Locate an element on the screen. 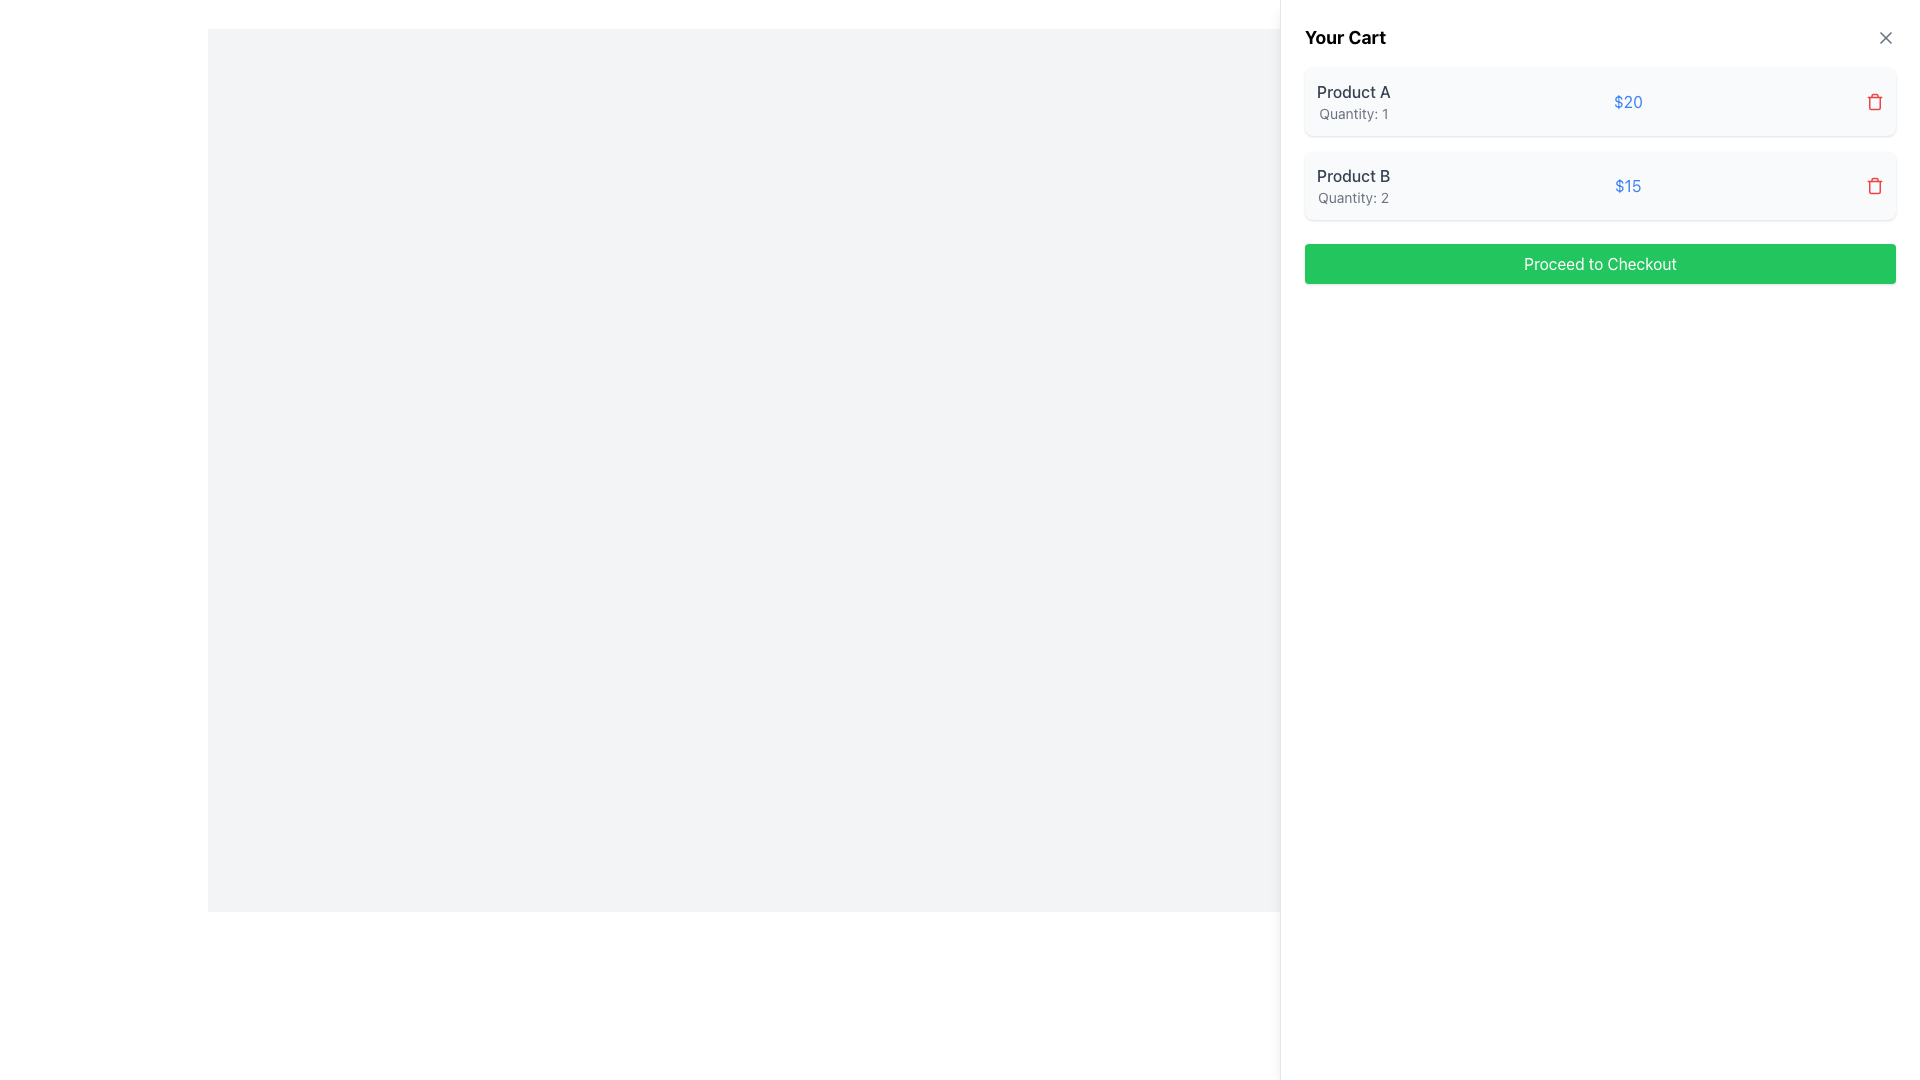  the 'X' shaped close button located at the top-right corner of the 'Your Cart' section is located at coordinates (1885, 38).